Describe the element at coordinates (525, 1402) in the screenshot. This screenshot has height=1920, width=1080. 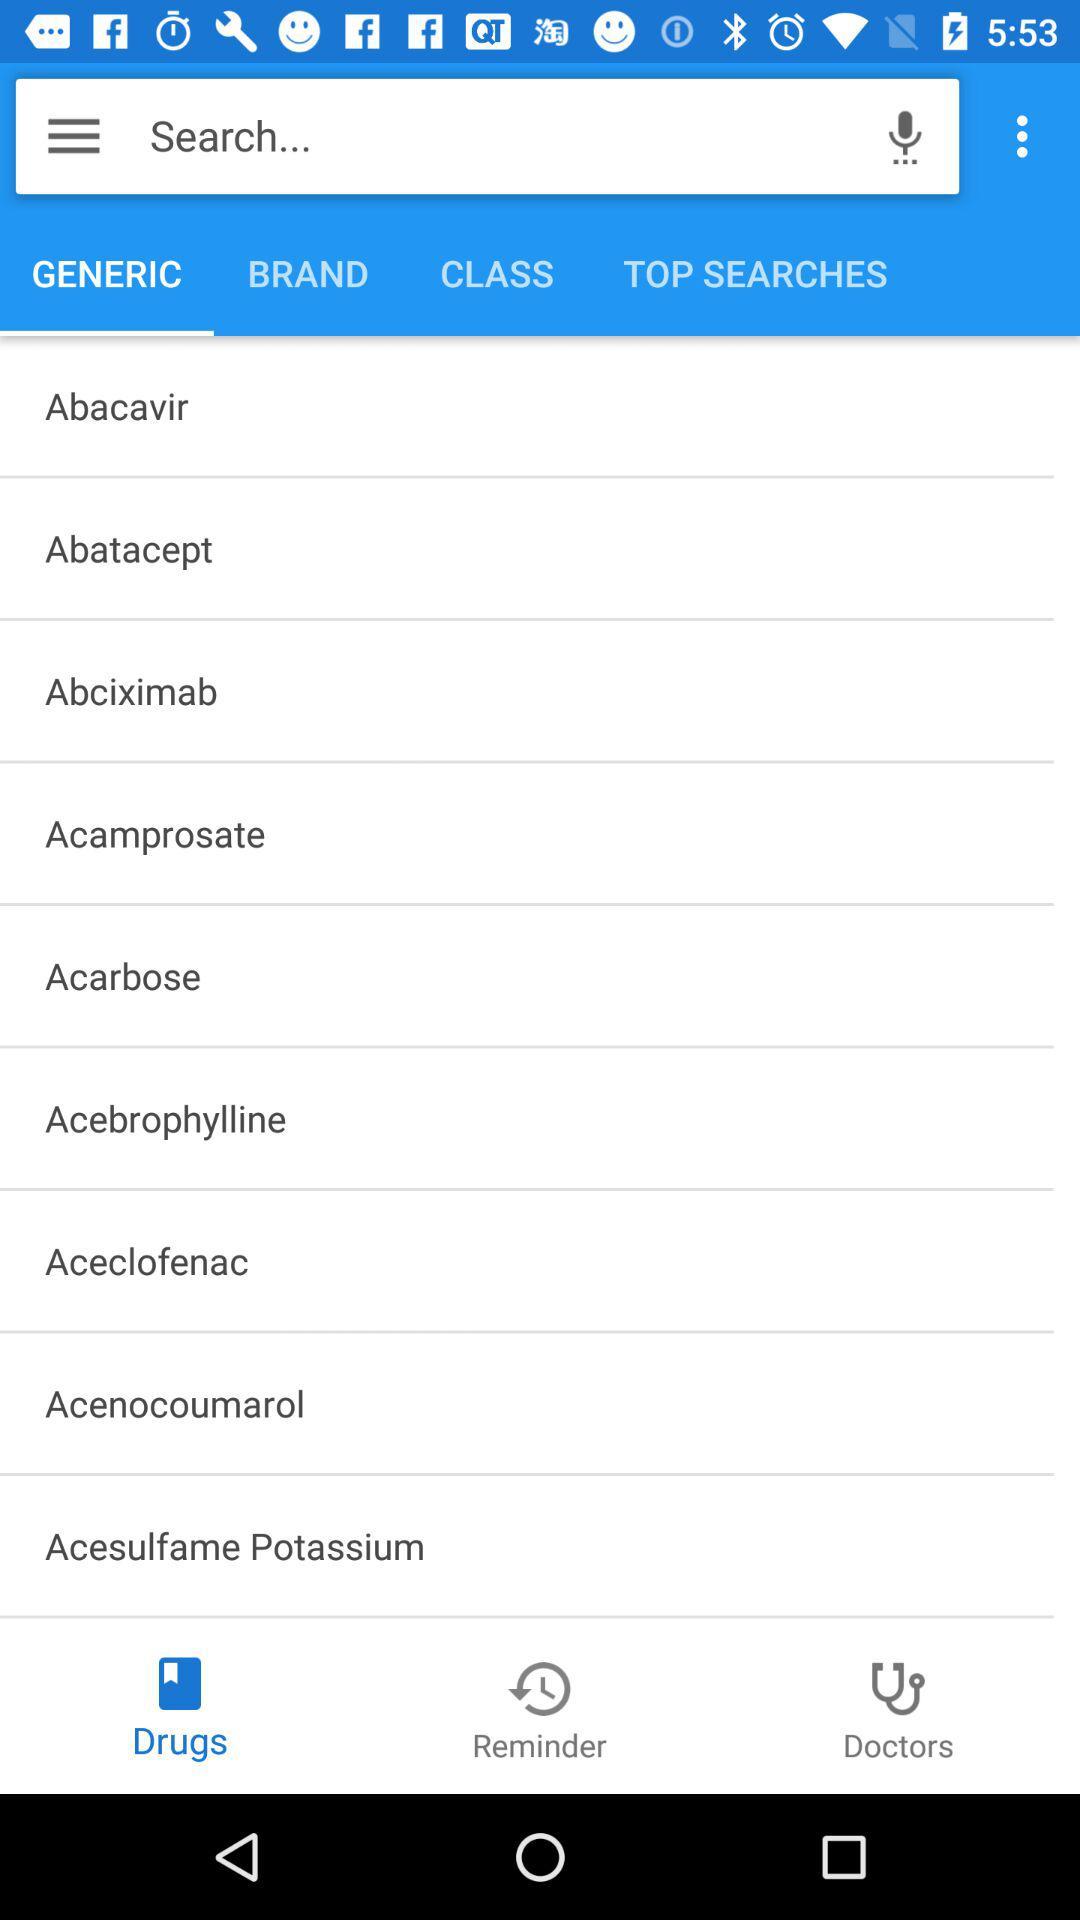
I see `item above acesulfame potassium icon` at that location.